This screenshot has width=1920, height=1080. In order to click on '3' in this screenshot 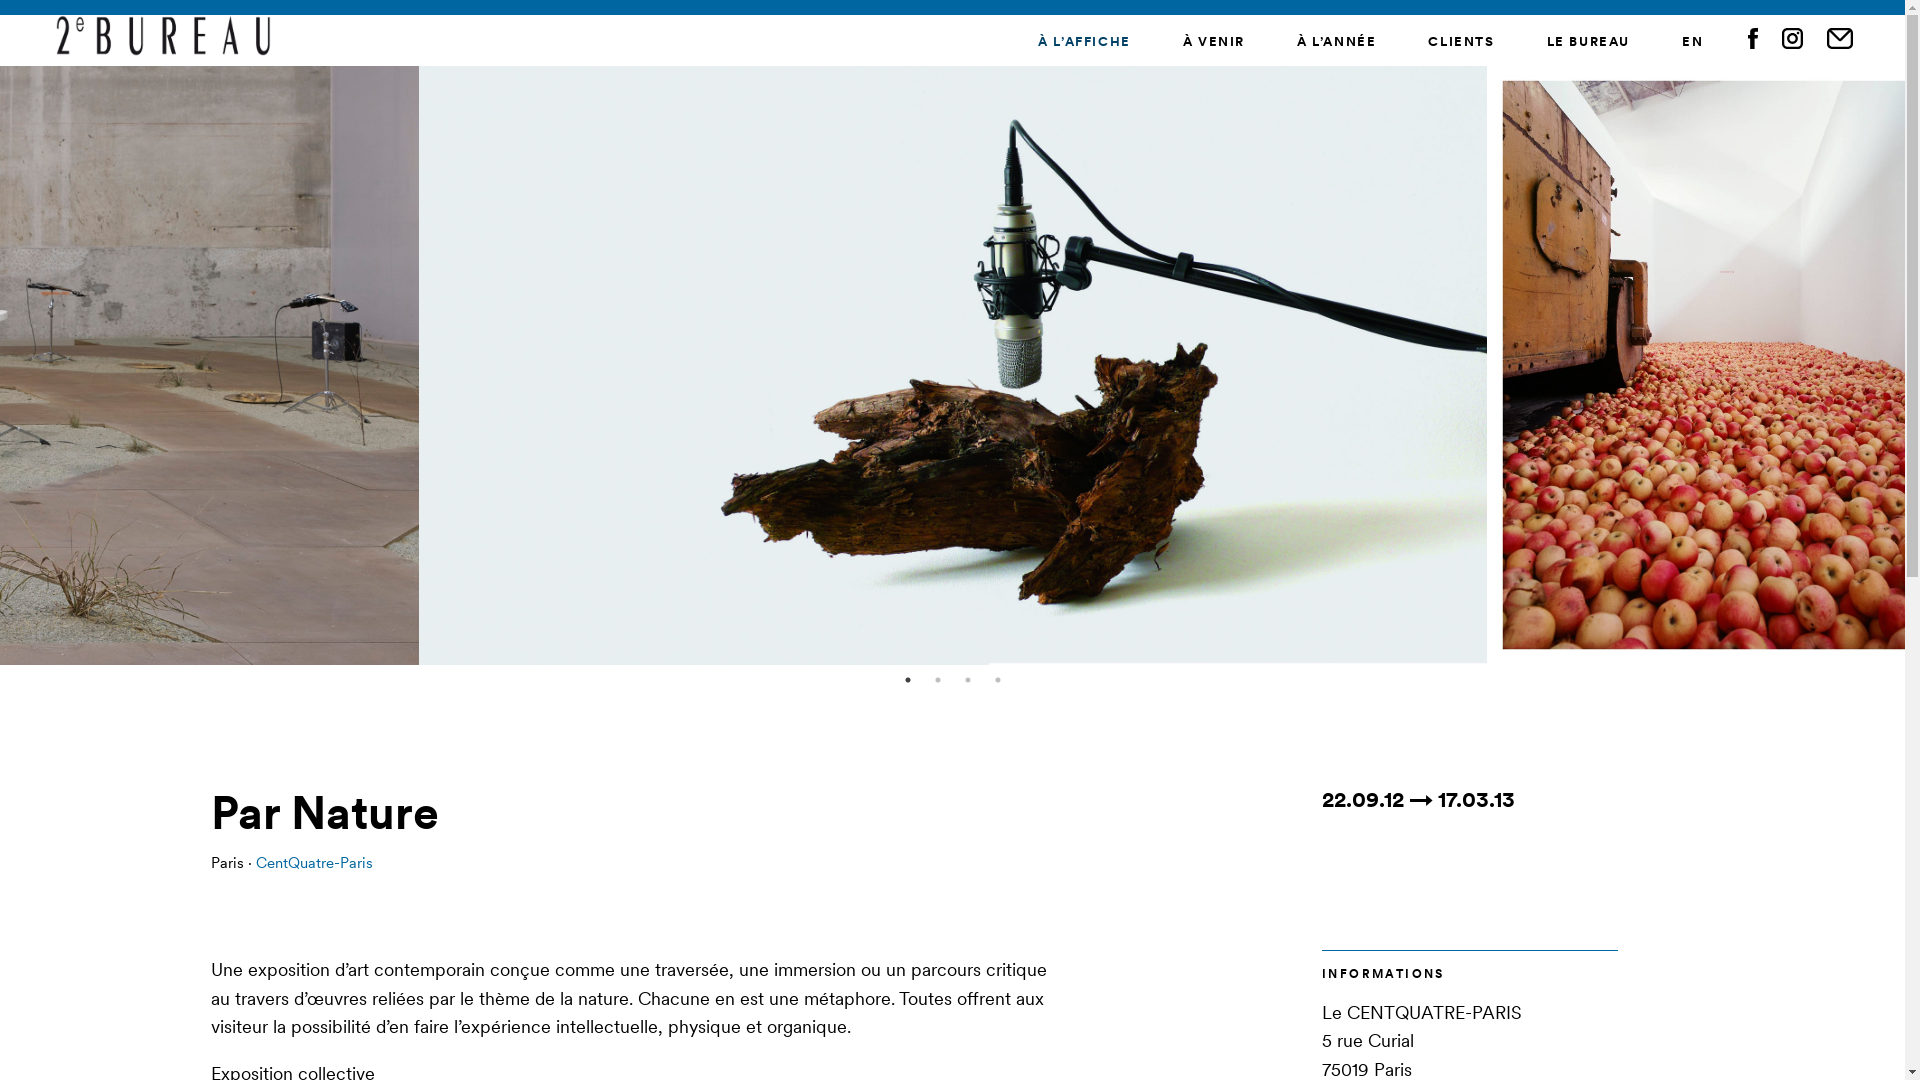, I will do `click(968, 678)`.